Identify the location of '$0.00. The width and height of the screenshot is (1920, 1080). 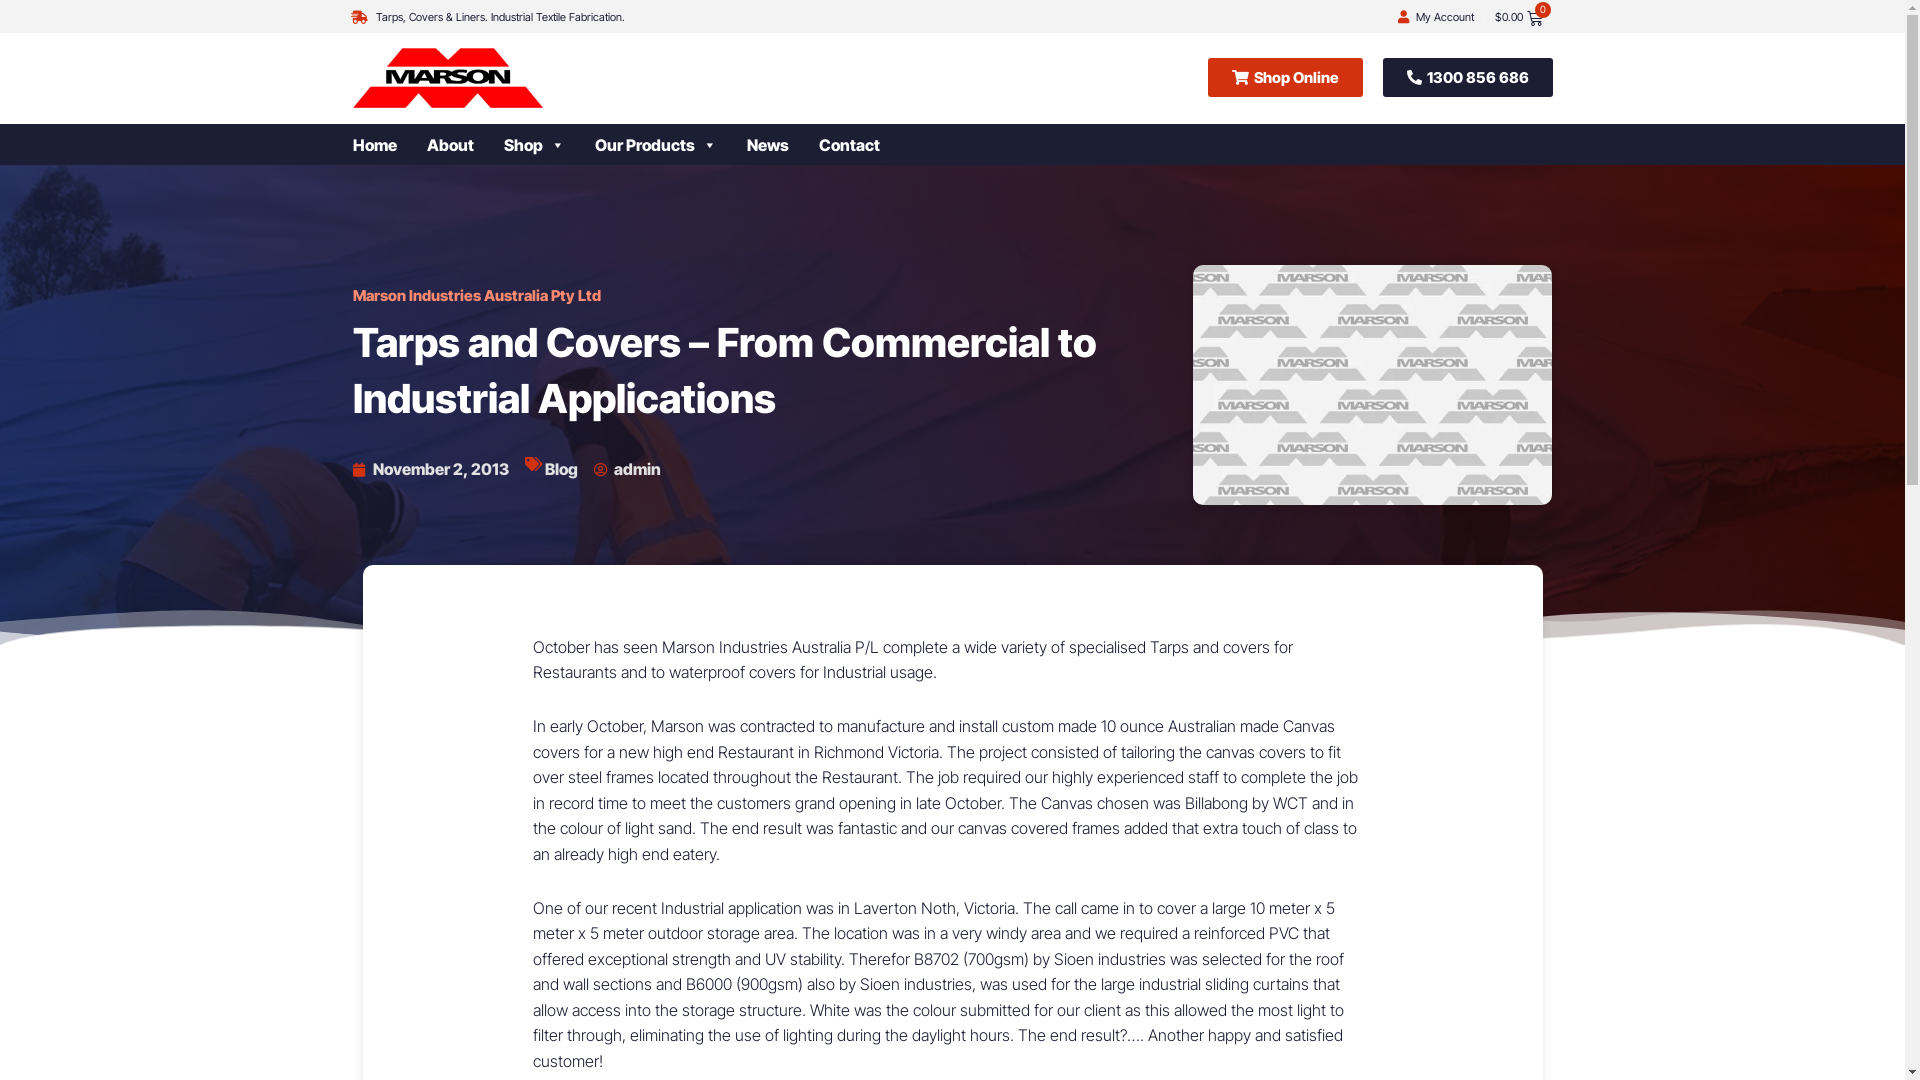
(1494, 14).